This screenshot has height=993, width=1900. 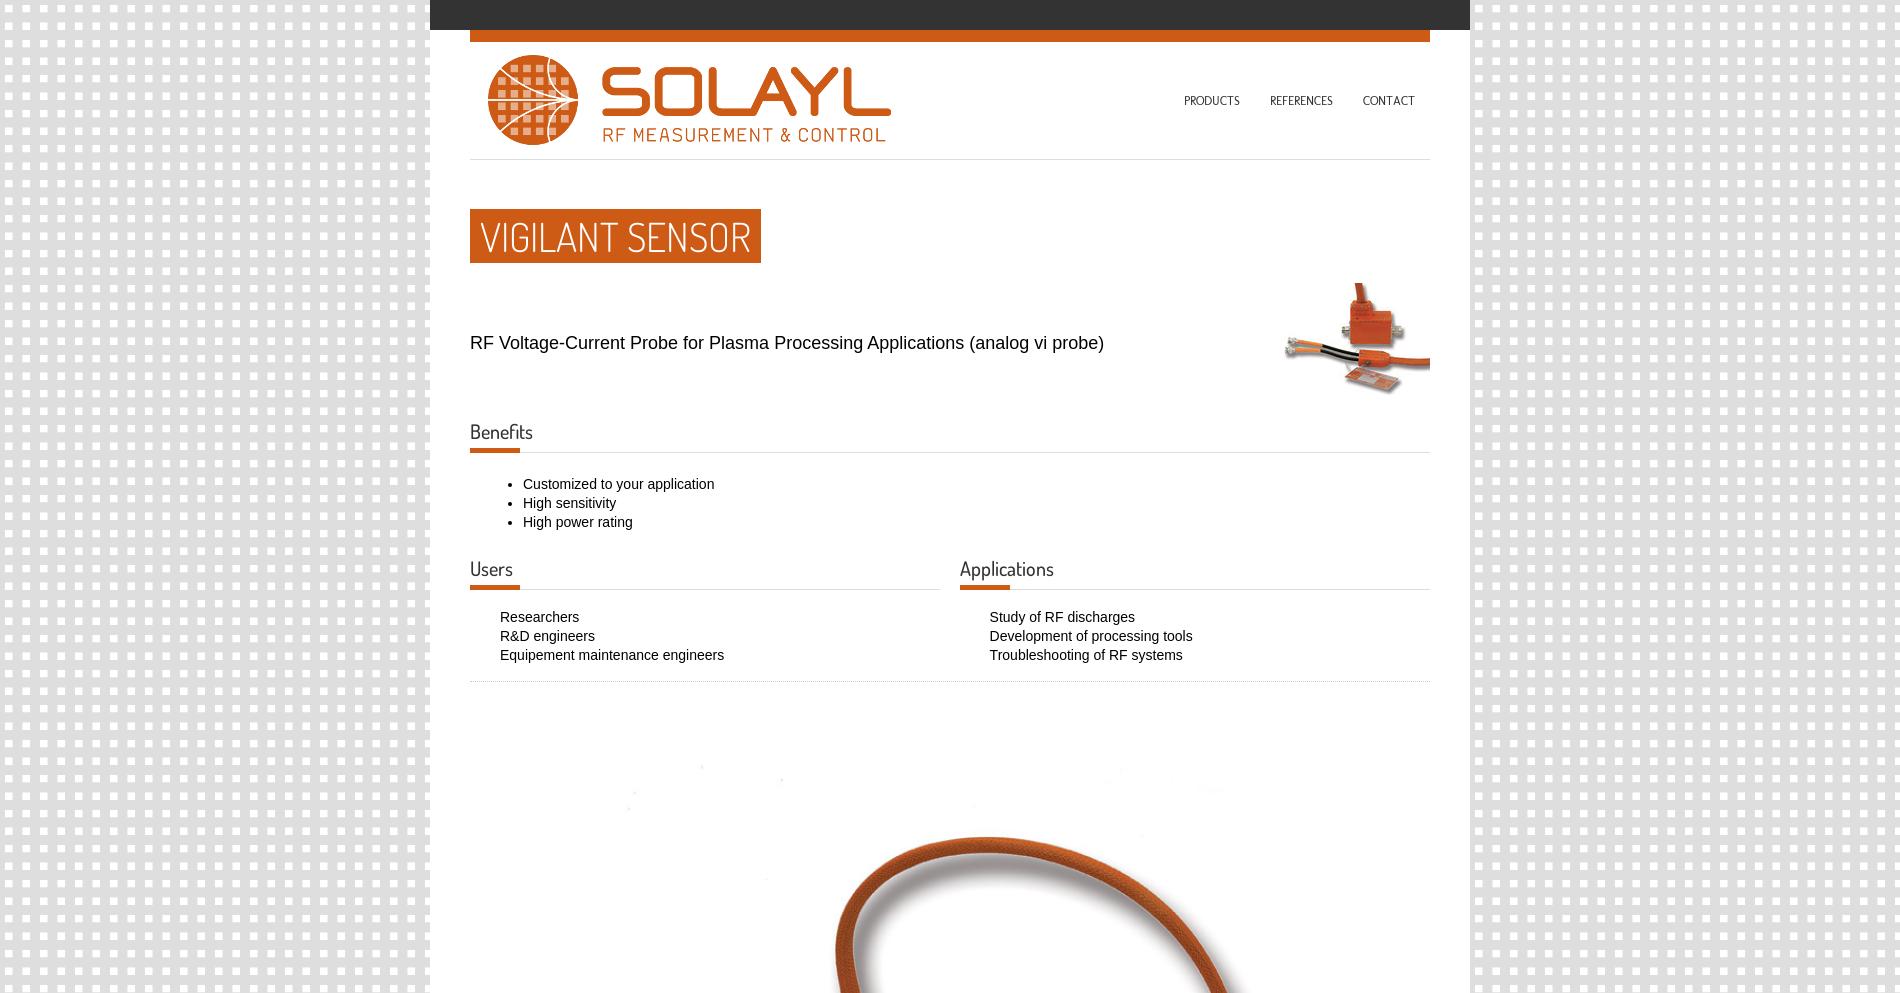 What do you see at coordinates (615, 235) in the screenshot?
I see `'VIGILANT SENSOR'` at bounding box center [615, 235].